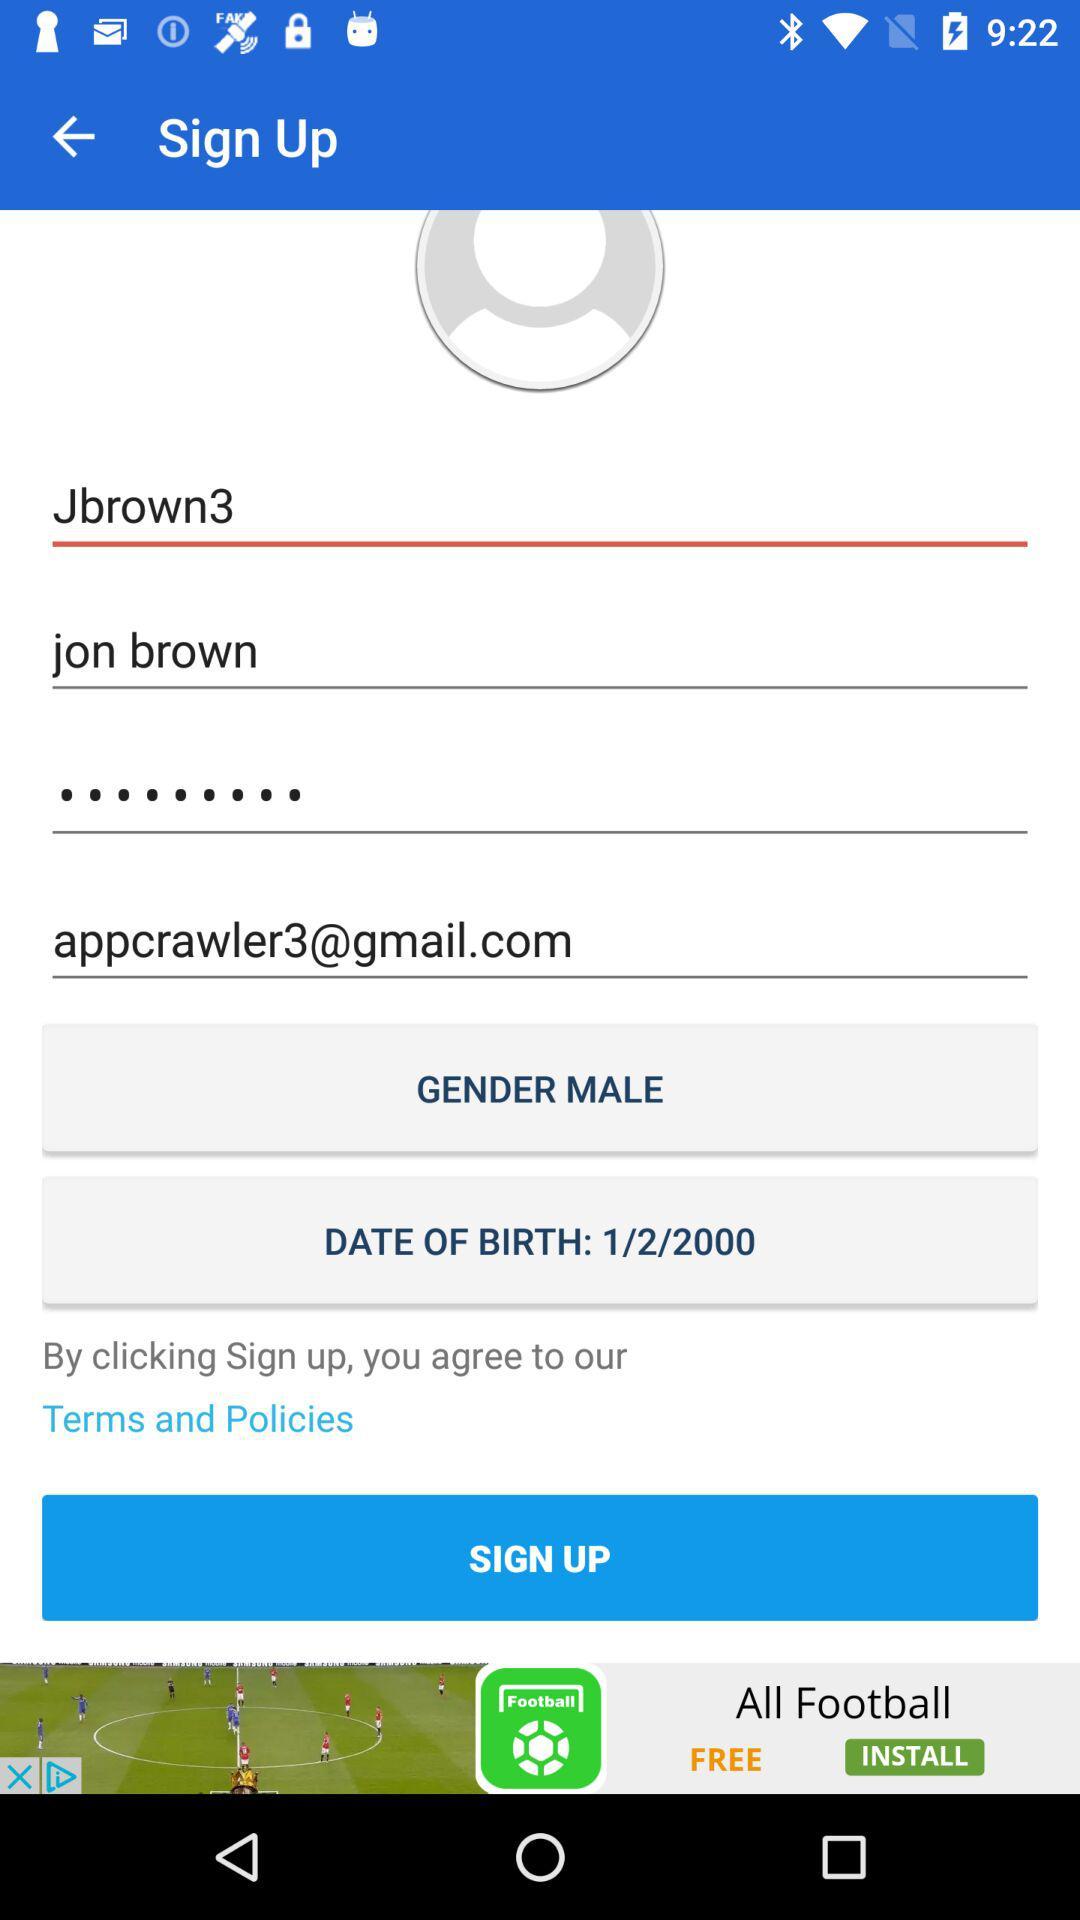 The height and width of the screenshot is (1920, 1080). What do you see at coordinates (540, 300) in the screenshot?
I see `change user photo` at bounding box center [540, 300].